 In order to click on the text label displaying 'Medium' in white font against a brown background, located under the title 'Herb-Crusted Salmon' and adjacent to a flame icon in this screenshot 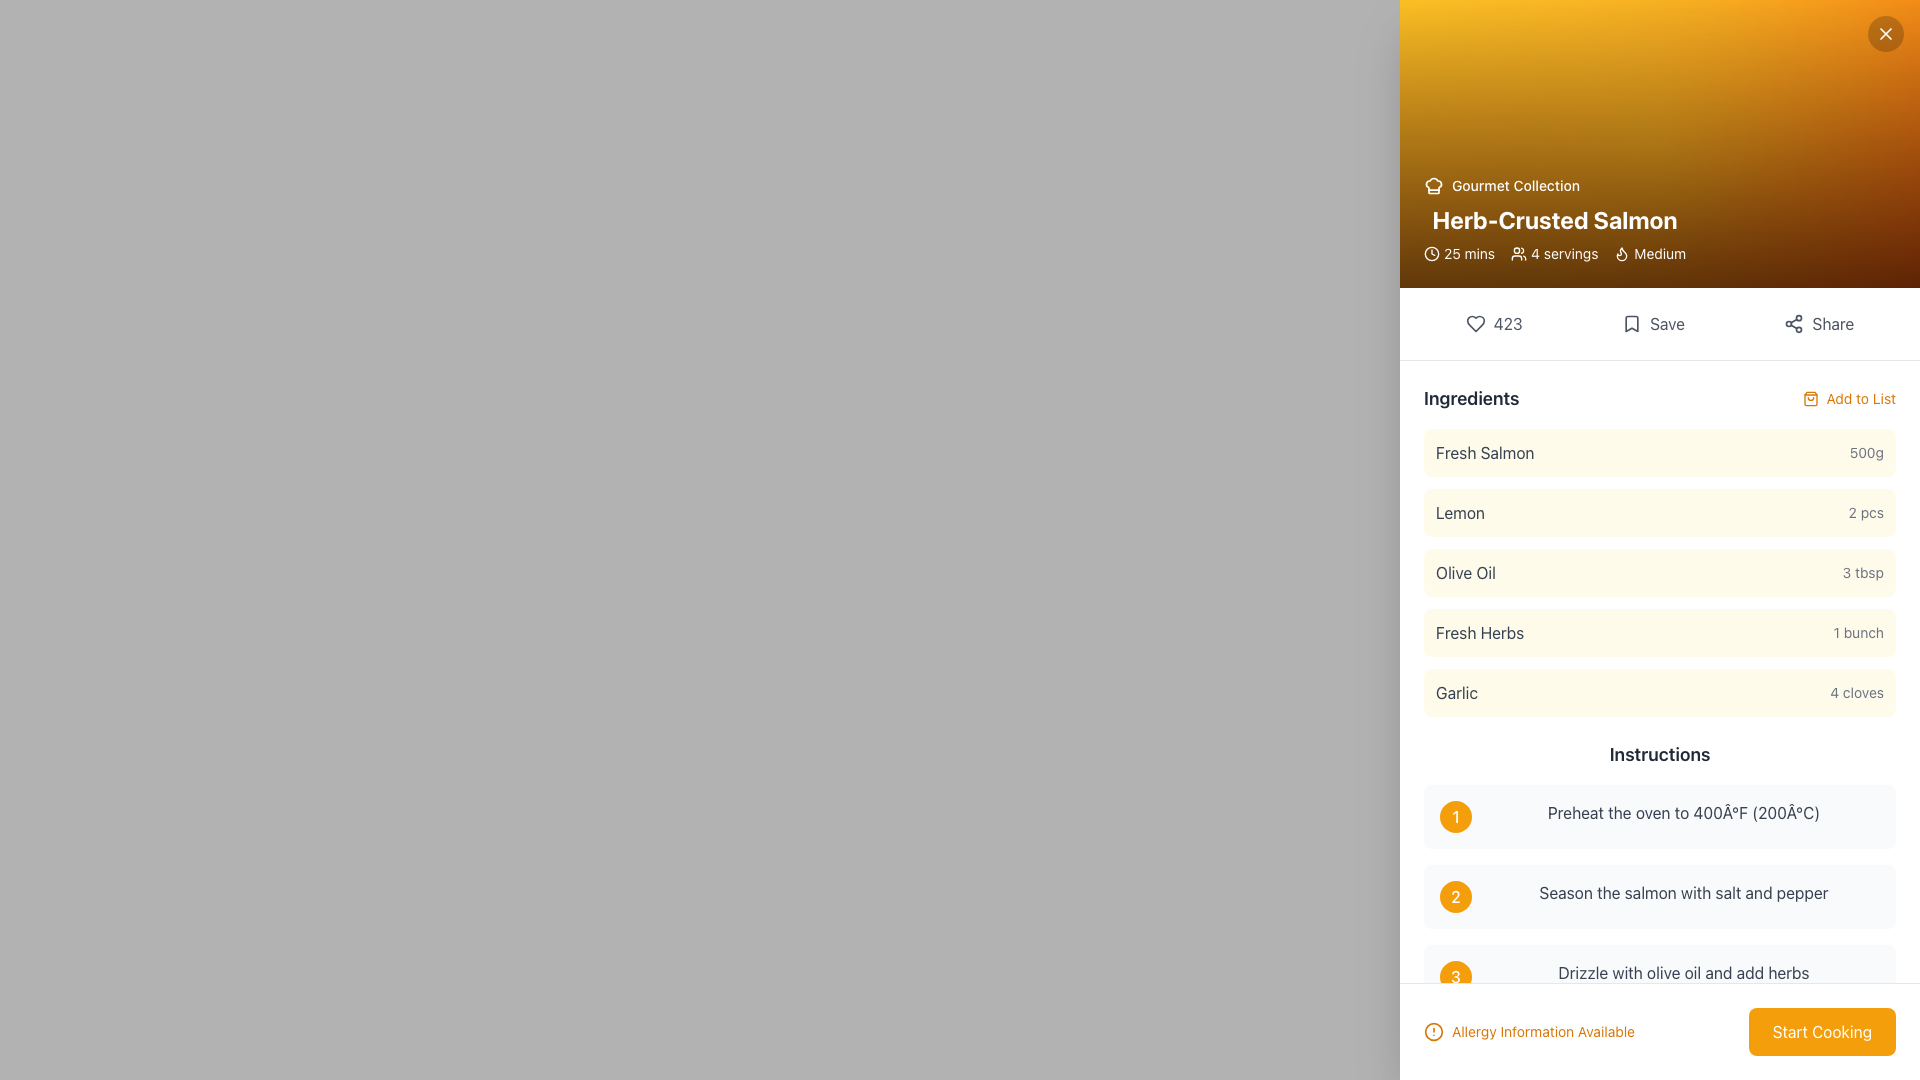, I will do `click(1660, 253)`.